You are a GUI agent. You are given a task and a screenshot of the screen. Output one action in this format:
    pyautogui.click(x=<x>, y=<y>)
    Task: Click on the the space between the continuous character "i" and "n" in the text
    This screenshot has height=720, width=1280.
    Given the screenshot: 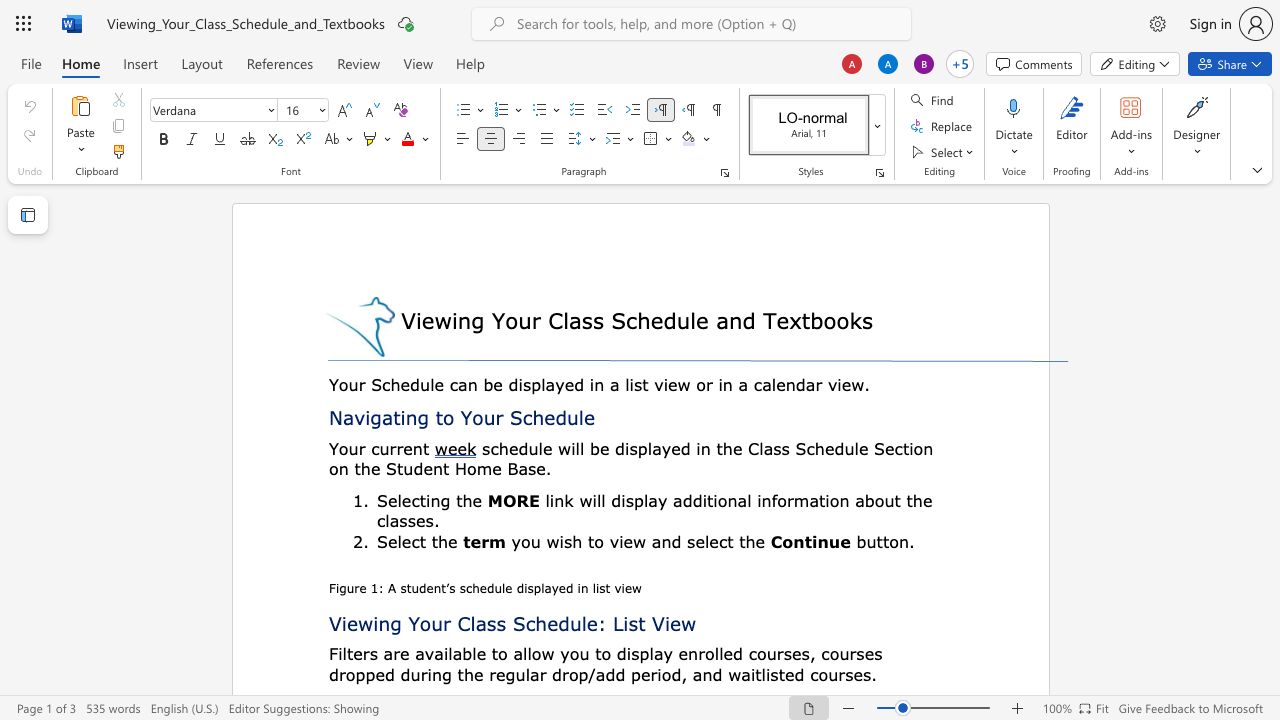 What is the action you would take?
    pyautogui.click(x=458, y=319)
    